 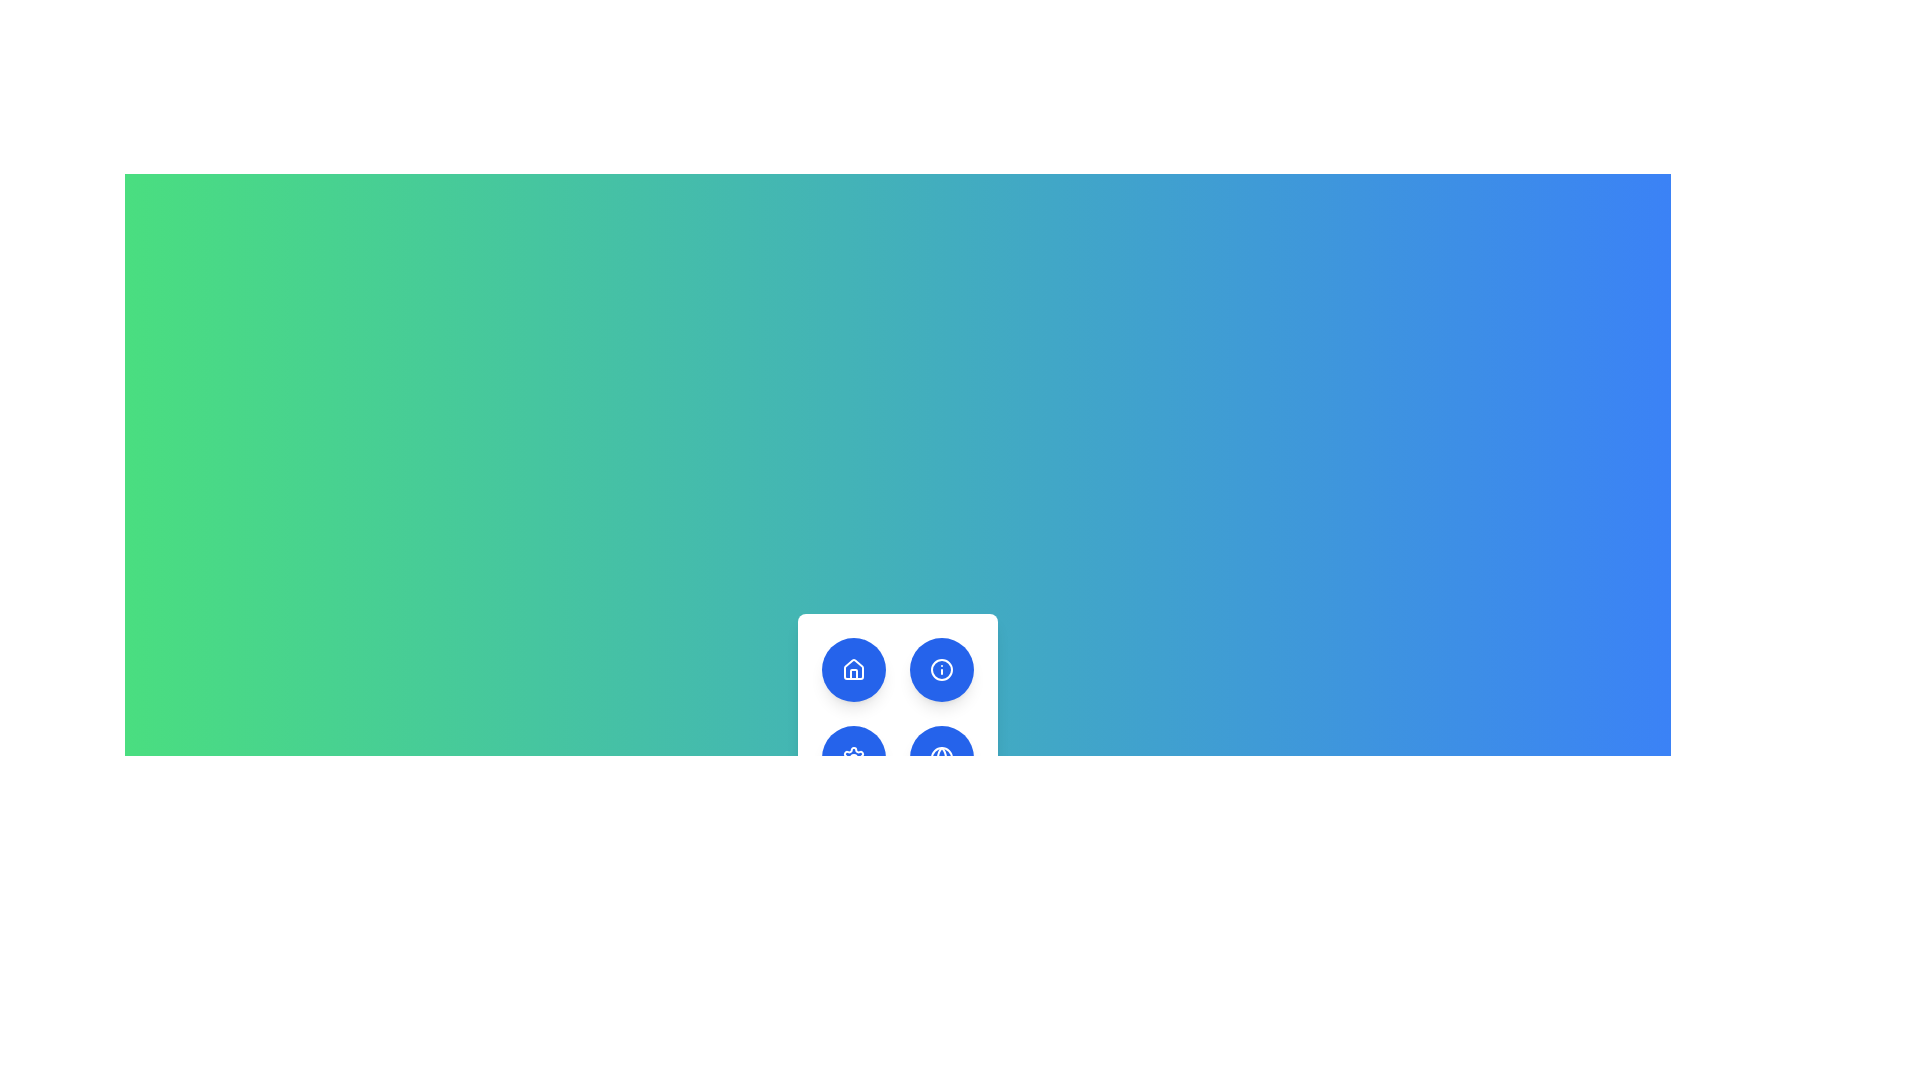 I want to click on the circular blue settings button with a gear-like symbol at its center, so click(x=854, y=758).